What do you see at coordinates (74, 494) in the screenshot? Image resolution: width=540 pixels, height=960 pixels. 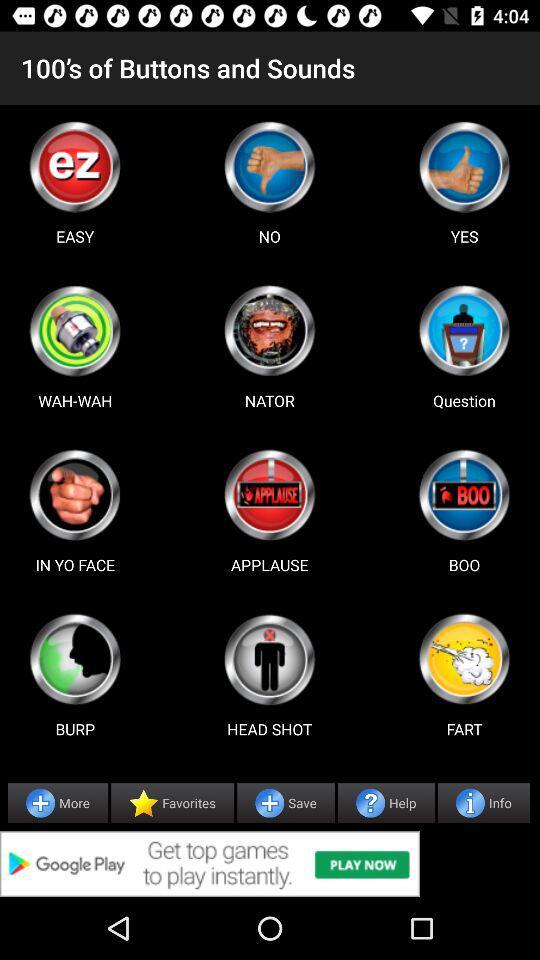 I see `game` at bounding box center [74, 494].